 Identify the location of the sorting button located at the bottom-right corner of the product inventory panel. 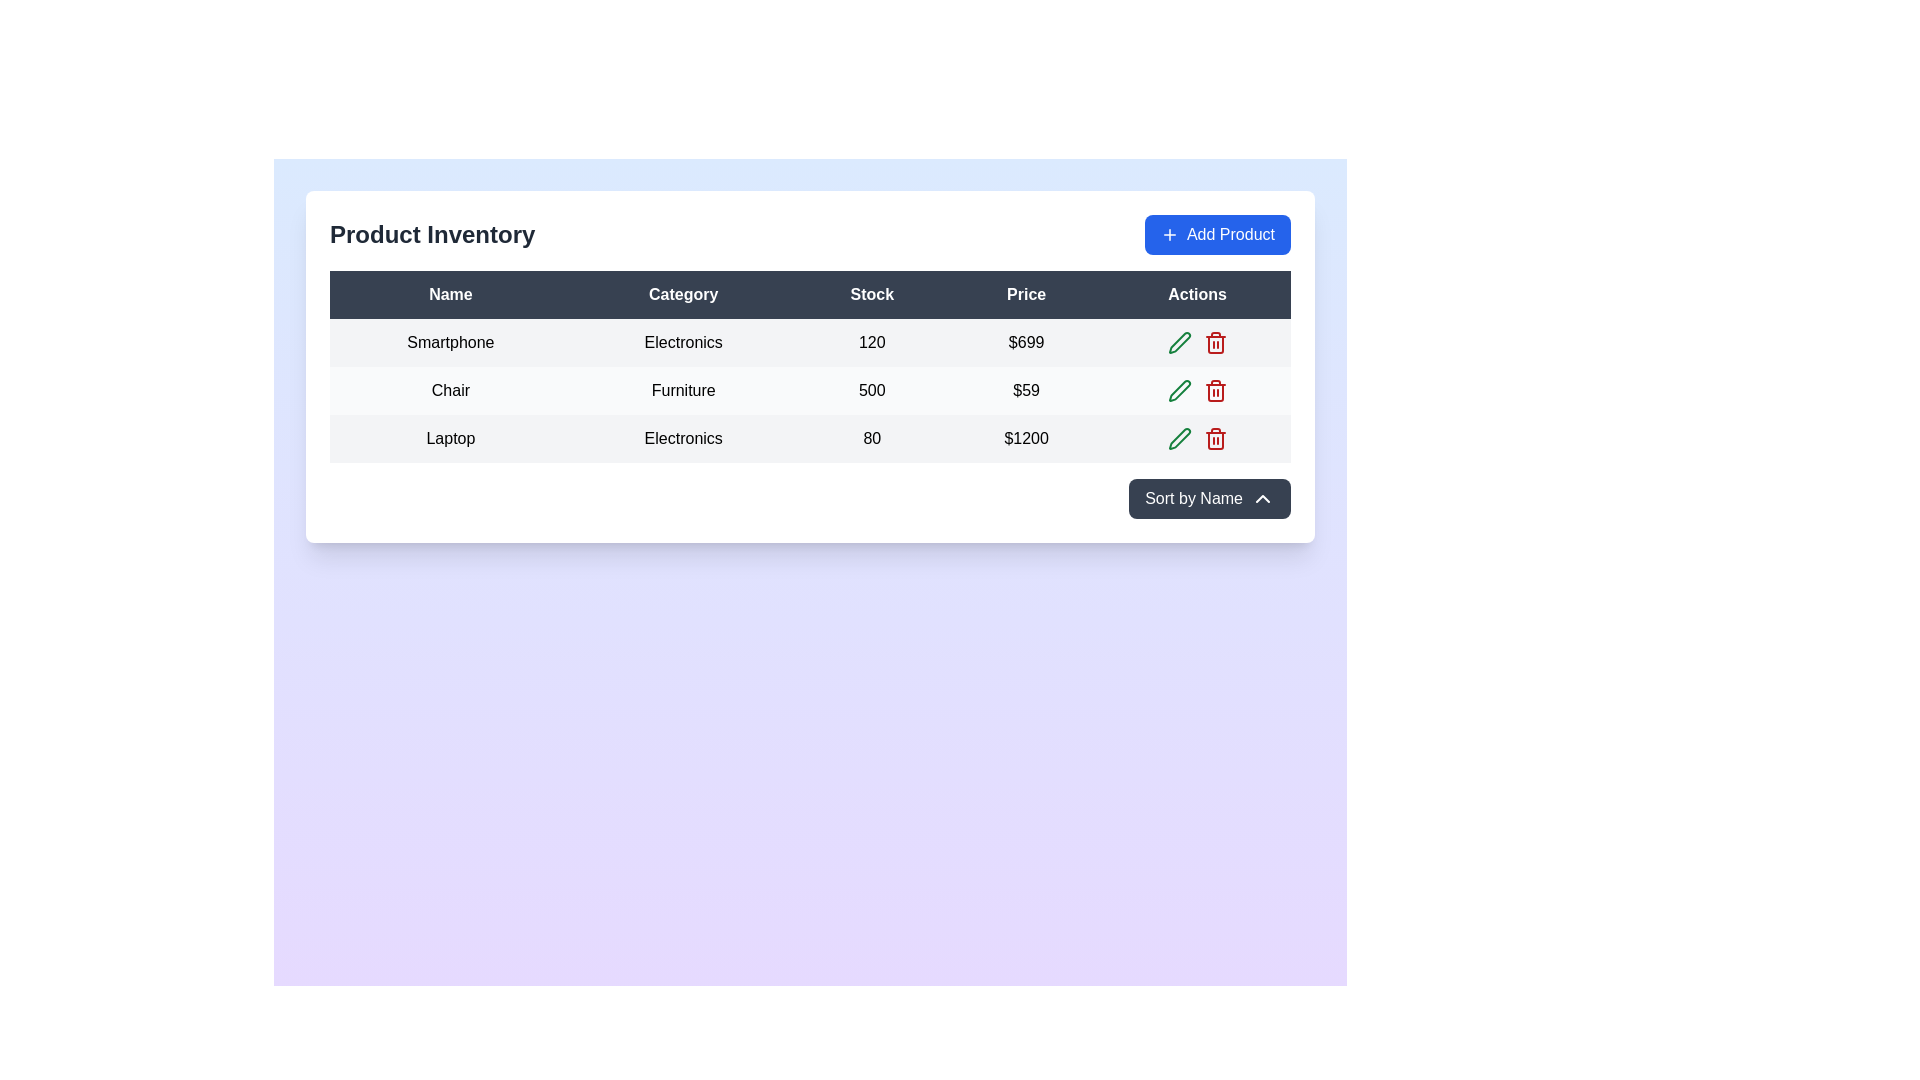
(1209, 497).